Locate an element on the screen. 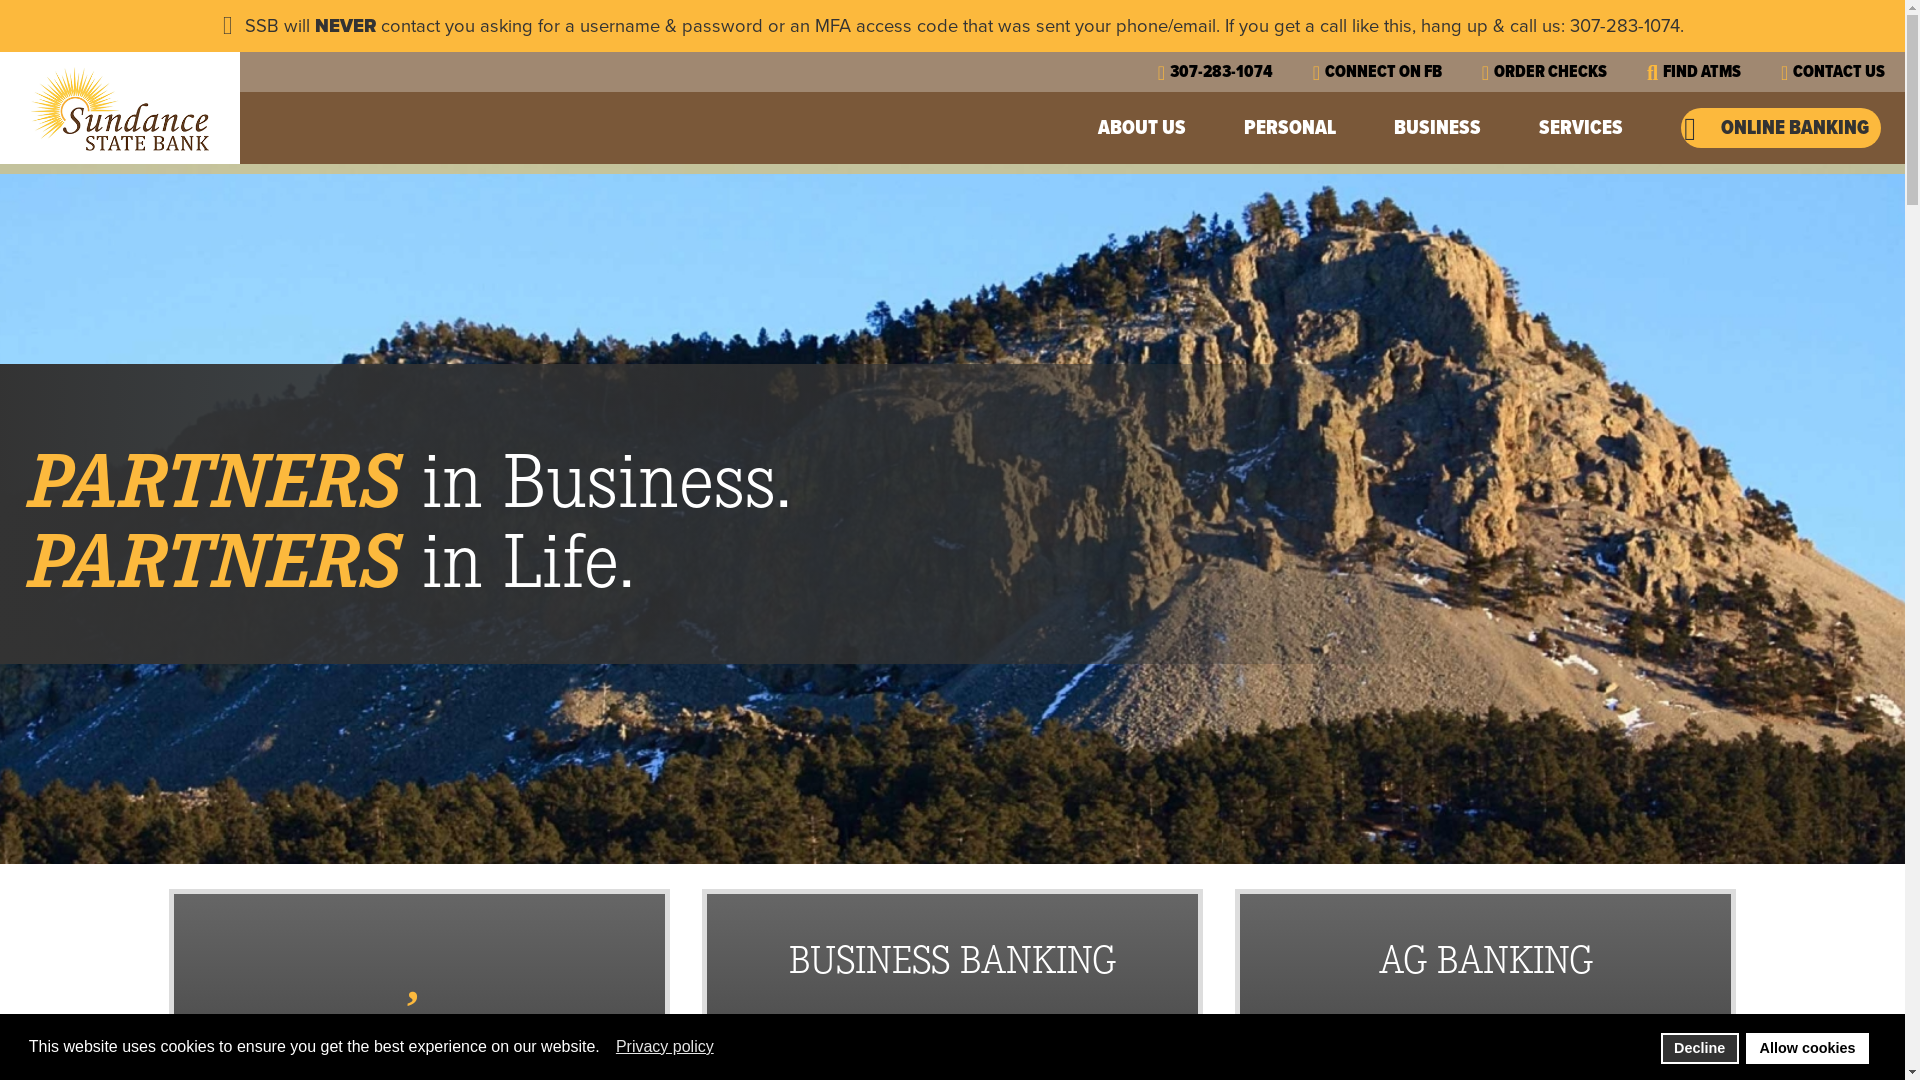 This screenshot has width=1920, height=1080. 'SERVICES' is located at coordinates (1582, 127).